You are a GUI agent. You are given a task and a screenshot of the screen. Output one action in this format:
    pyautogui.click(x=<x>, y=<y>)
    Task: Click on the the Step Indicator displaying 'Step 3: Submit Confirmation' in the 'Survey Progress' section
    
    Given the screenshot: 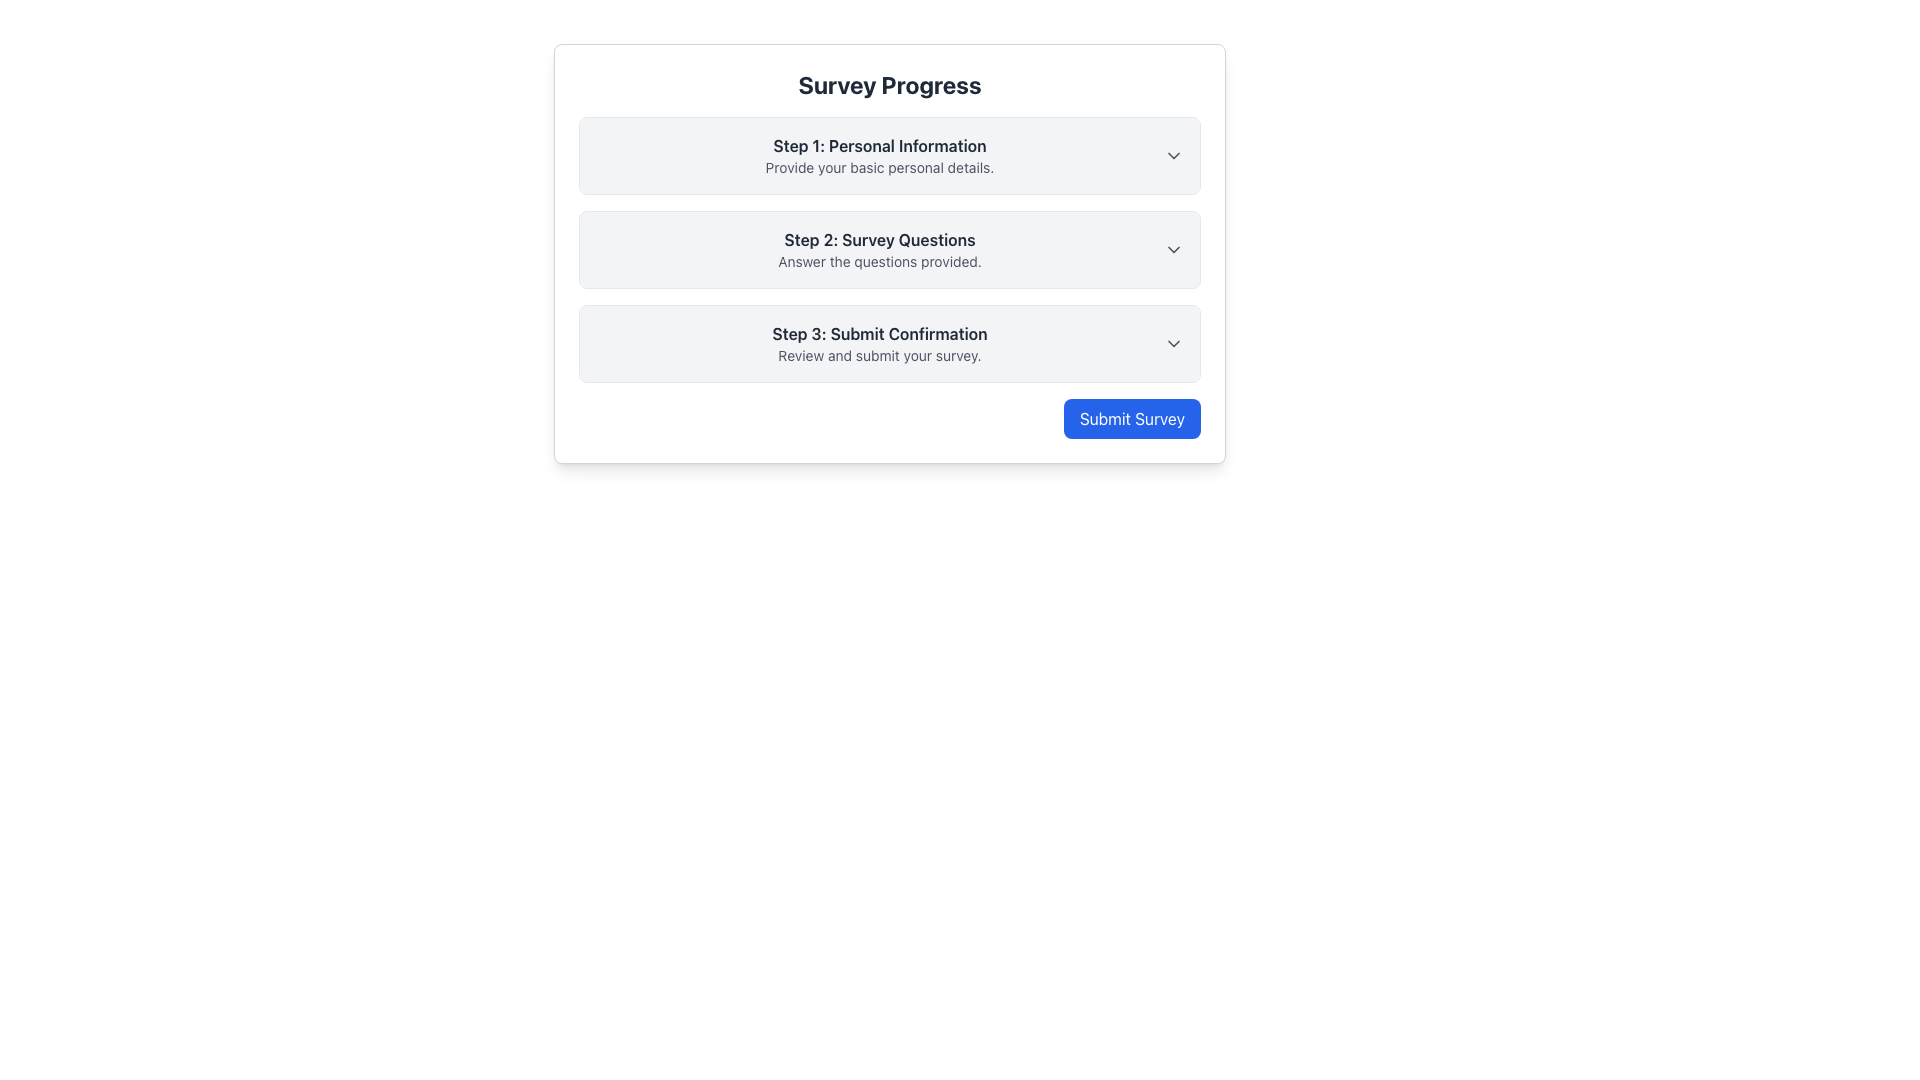 What is the action you would take?
    pyautogui.click(x=888, y=342)
    